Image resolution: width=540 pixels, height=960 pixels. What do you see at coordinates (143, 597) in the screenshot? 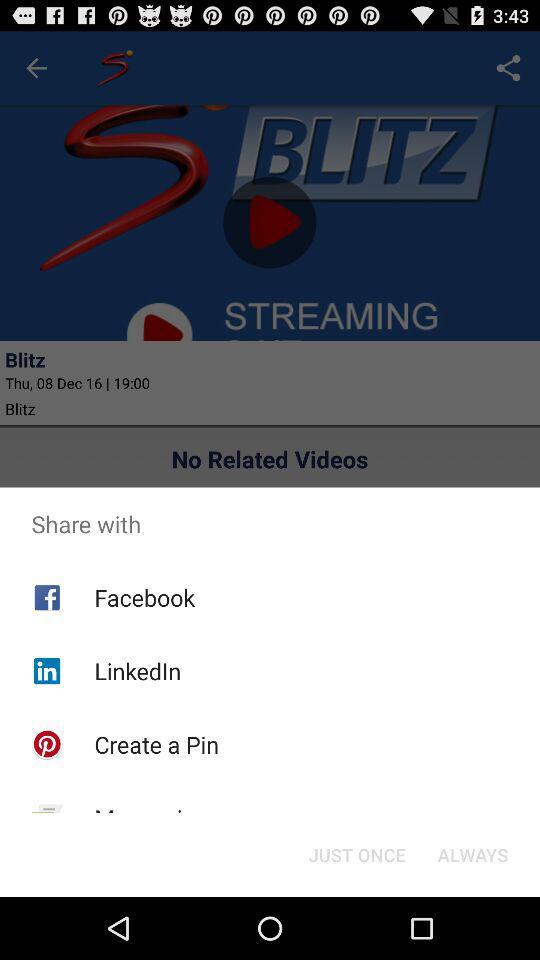
I see `facebook app` at bounding box center [143, 597].